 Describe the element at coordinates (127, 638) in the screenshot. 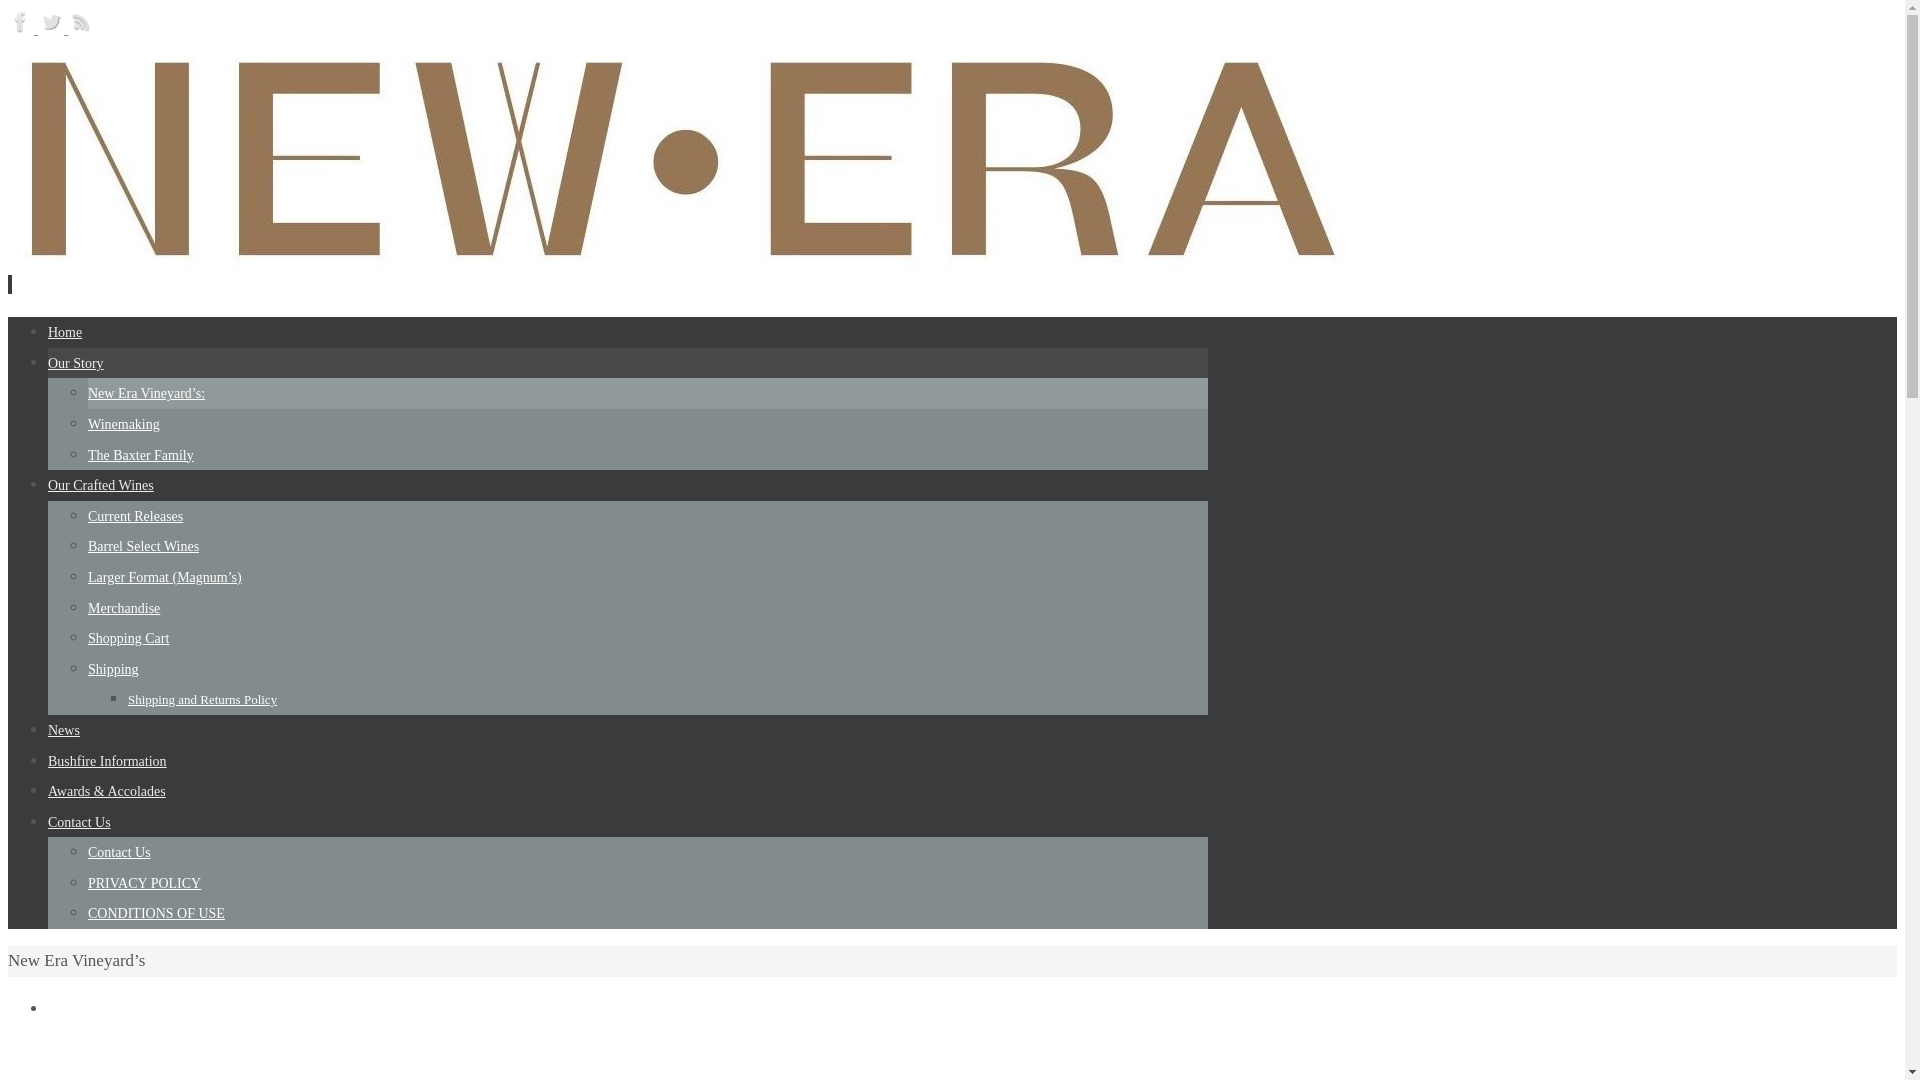

I see `'Shopping Cart'` at that location.